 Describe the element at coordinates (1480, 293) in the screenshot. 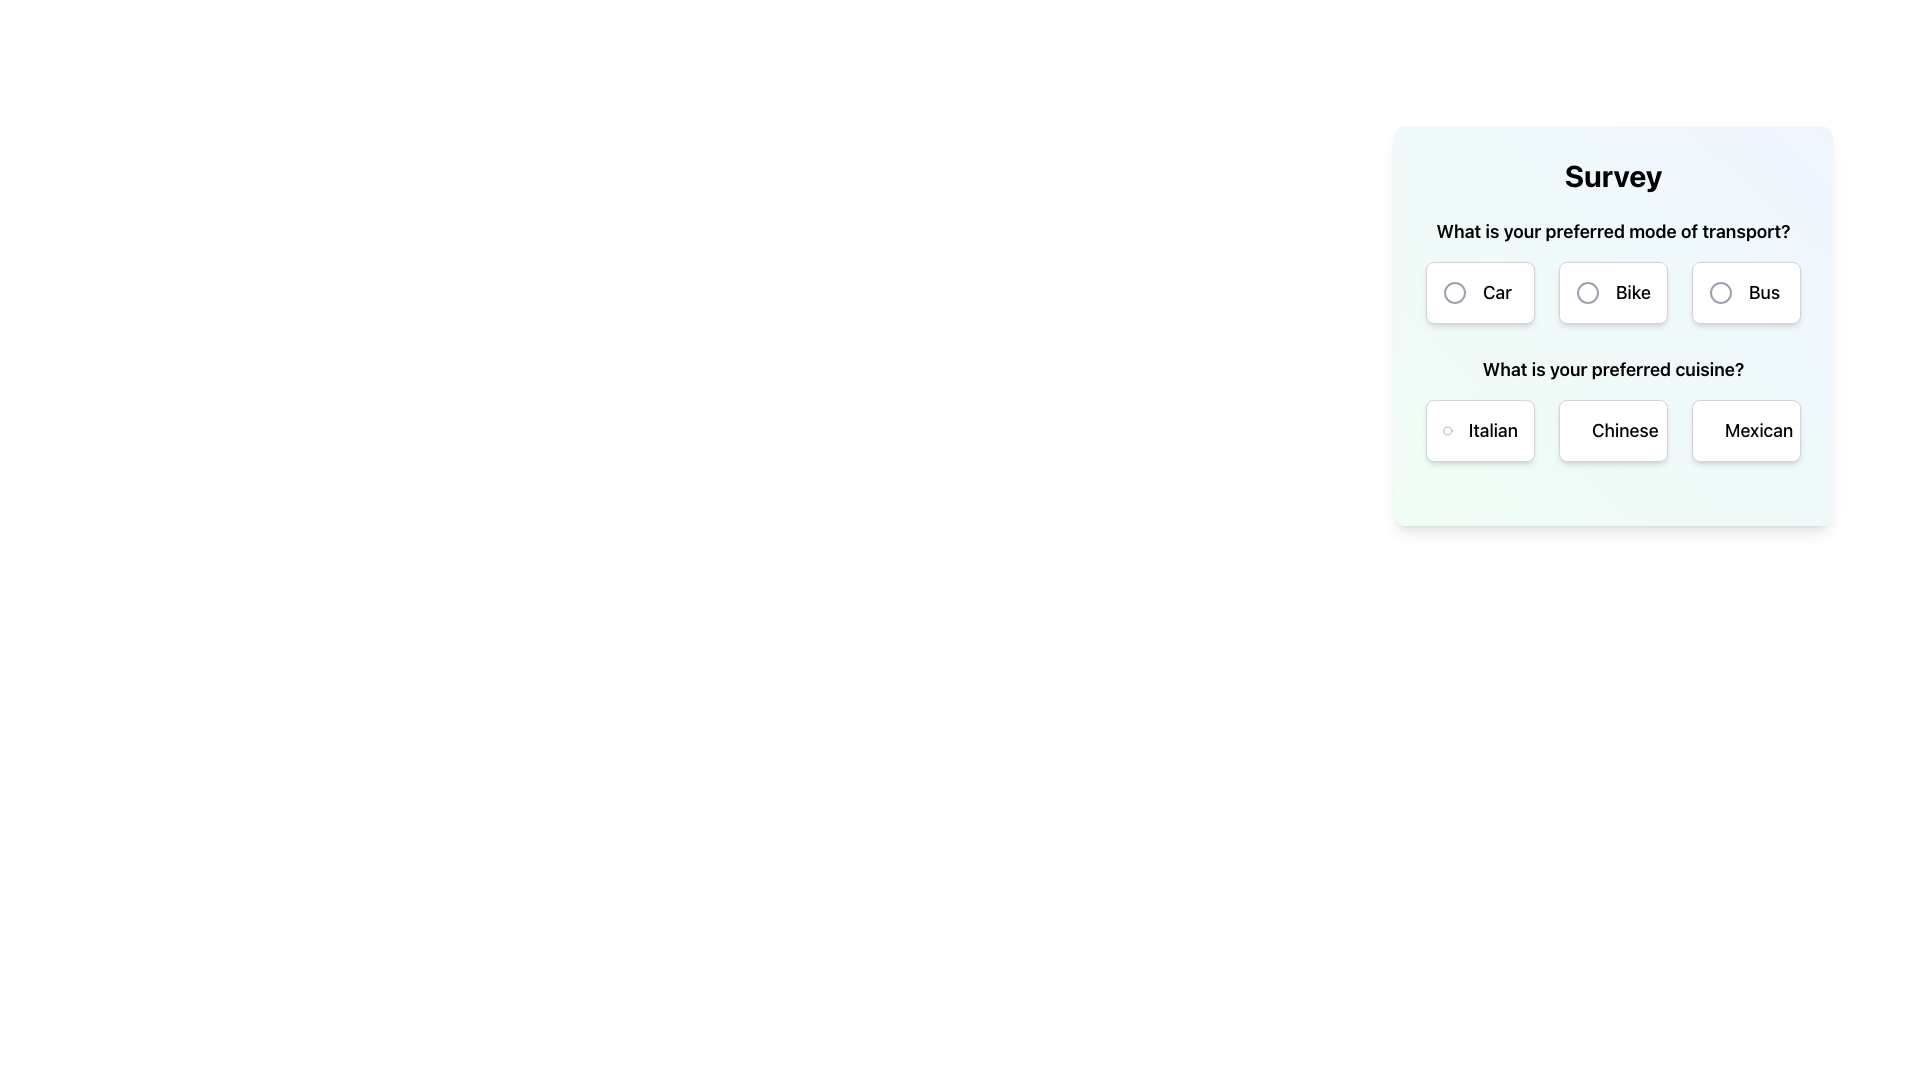

I see `the 'Car' radio button option located in the upper section of the survey form` at that location.